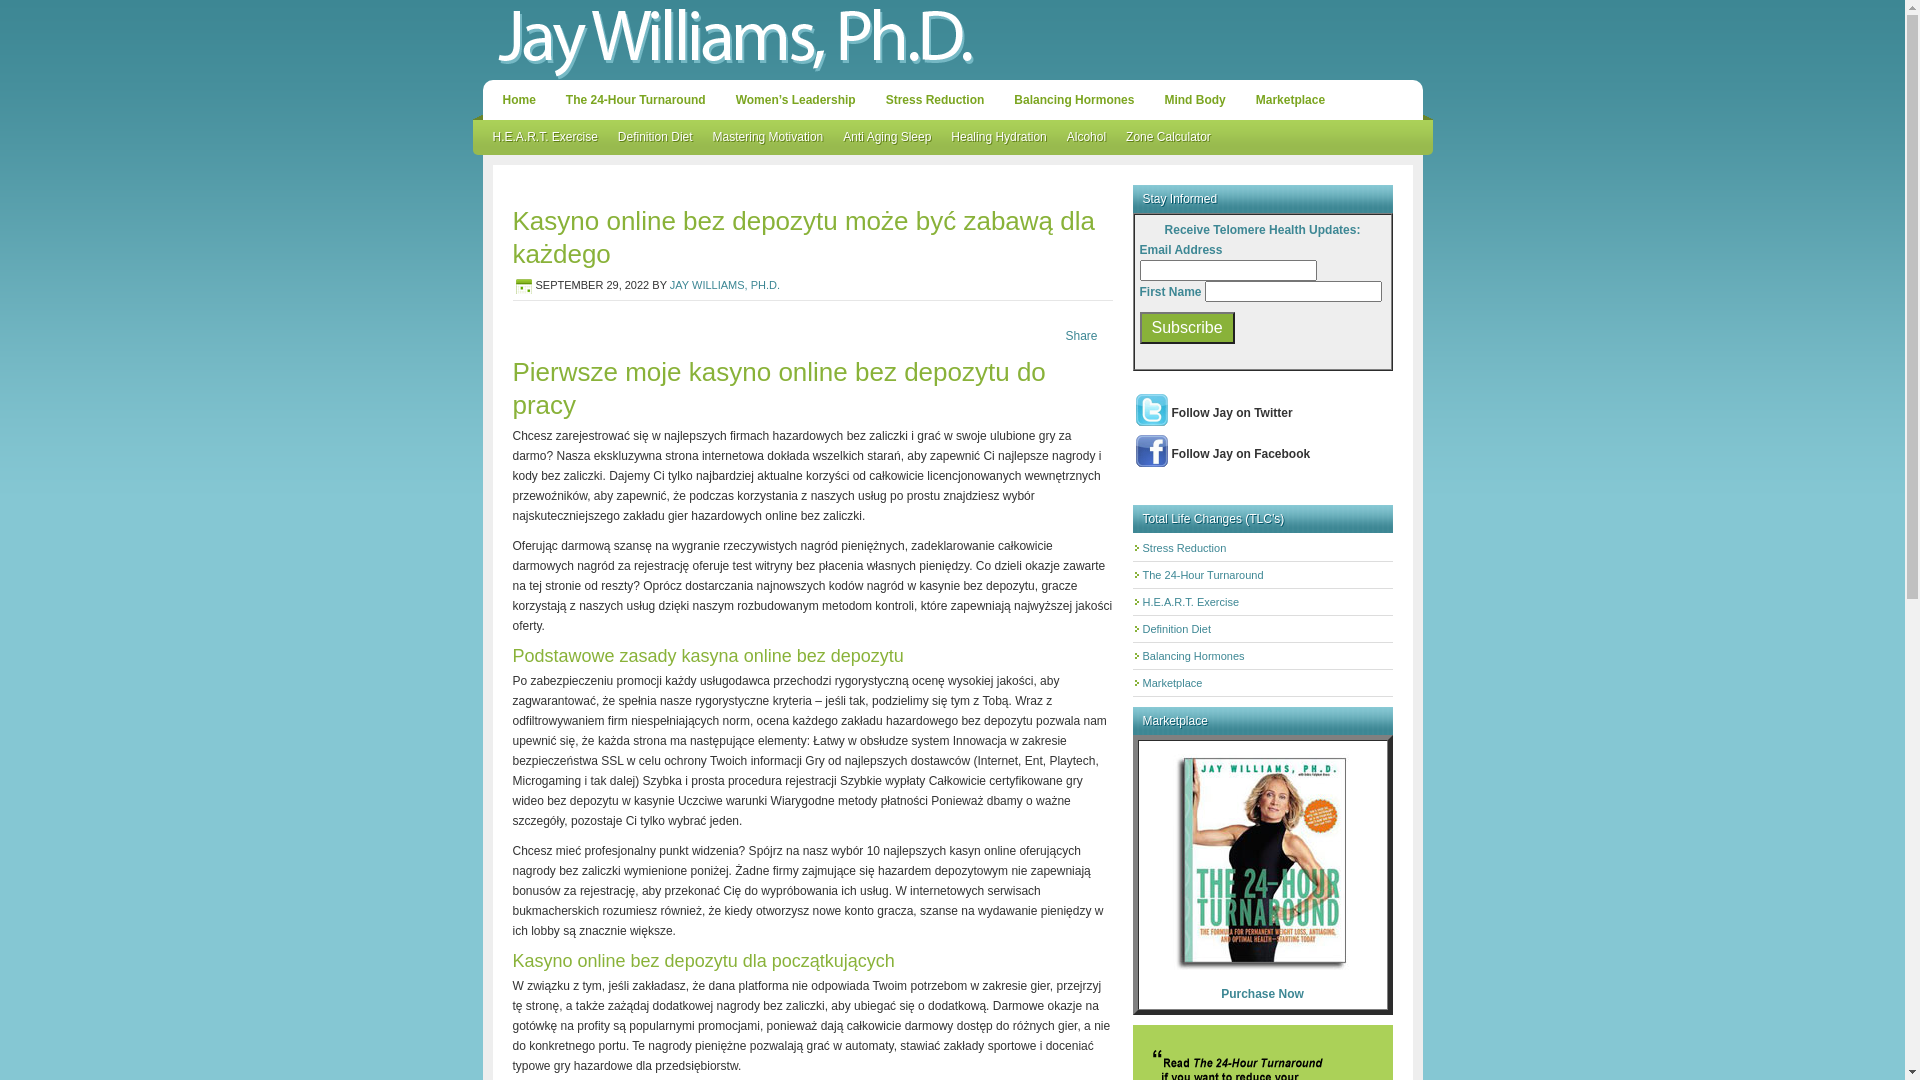  Describe the element at coordinates (1079, 334) in the screenshot. I see `'Share'` at that location.